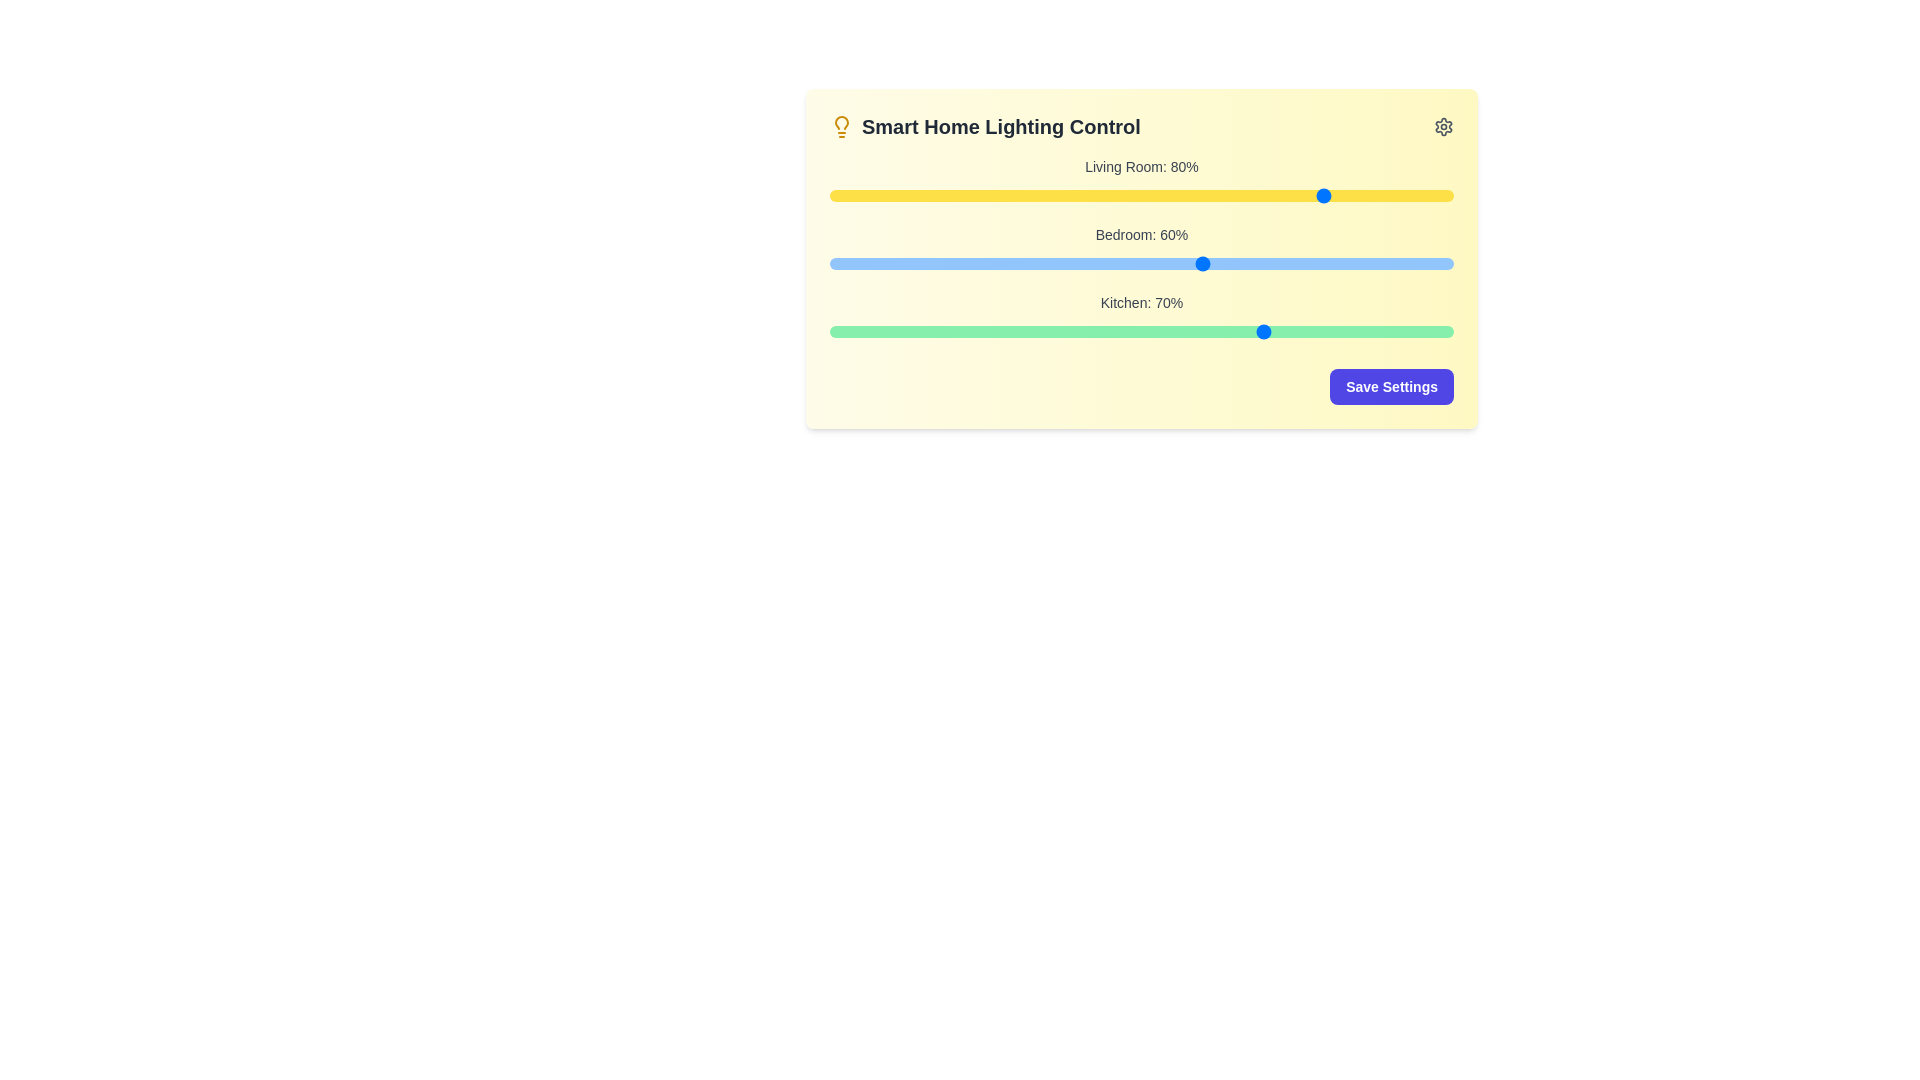 The width and height of the screenshot is (1920, 1080). What do you see at coordinates (1253, 196) in the screenshot?
I see `the living room light intensity` at bounding box center [1253, 196].